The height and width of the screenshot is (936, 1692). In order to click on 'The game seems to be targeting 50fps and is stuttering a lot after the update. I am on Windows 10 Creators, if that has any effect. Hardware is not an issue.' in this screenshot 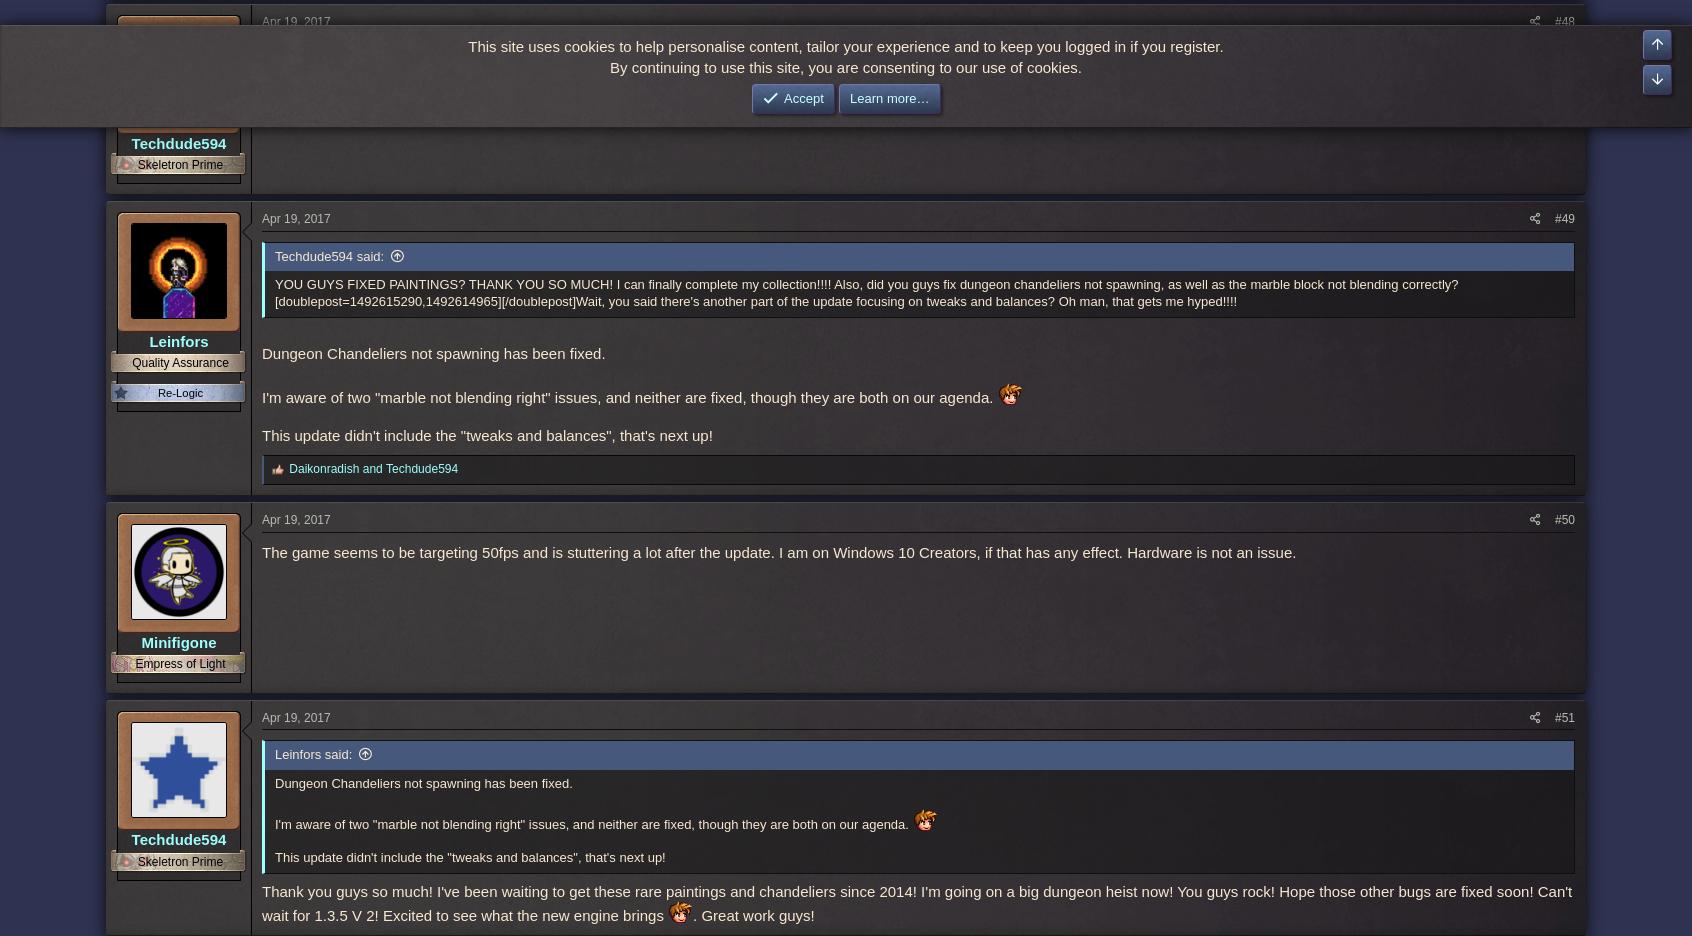, I will do `click(778, 550)`.